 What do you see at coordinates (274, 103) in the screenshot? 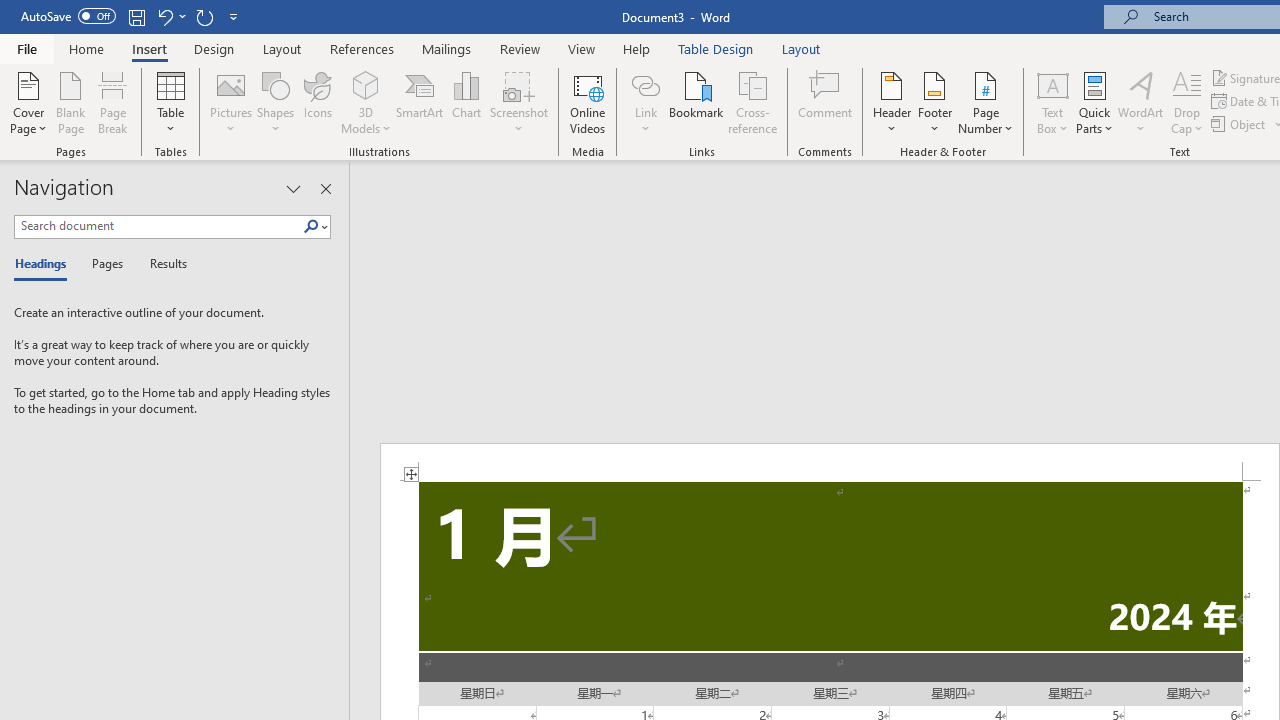
I see `'Shapes'` at bounding box center [274, 103].